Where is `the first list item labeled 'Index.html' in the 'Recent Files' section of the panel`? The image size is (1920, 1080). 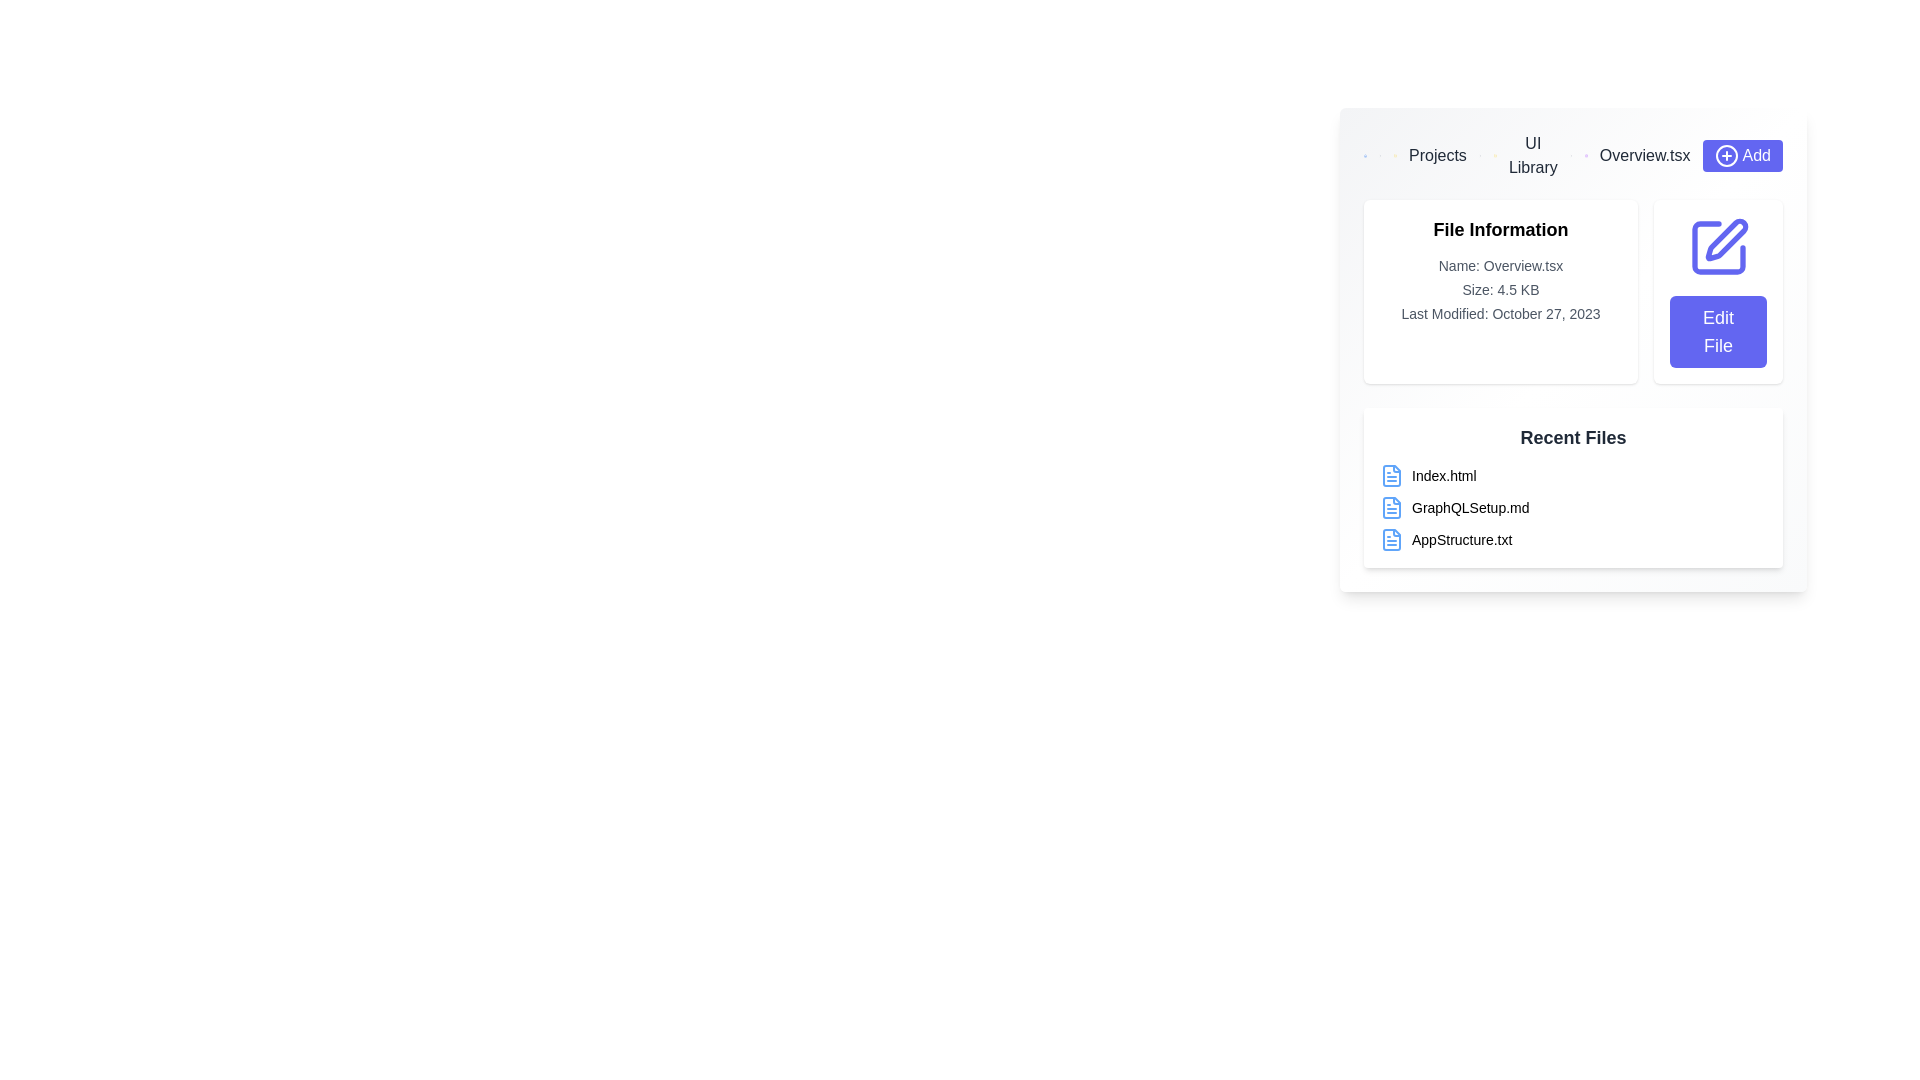
the first list item labeled 'Index.html' in the 'Recent Files' section of the panel is located at coordinates (1572, 475).